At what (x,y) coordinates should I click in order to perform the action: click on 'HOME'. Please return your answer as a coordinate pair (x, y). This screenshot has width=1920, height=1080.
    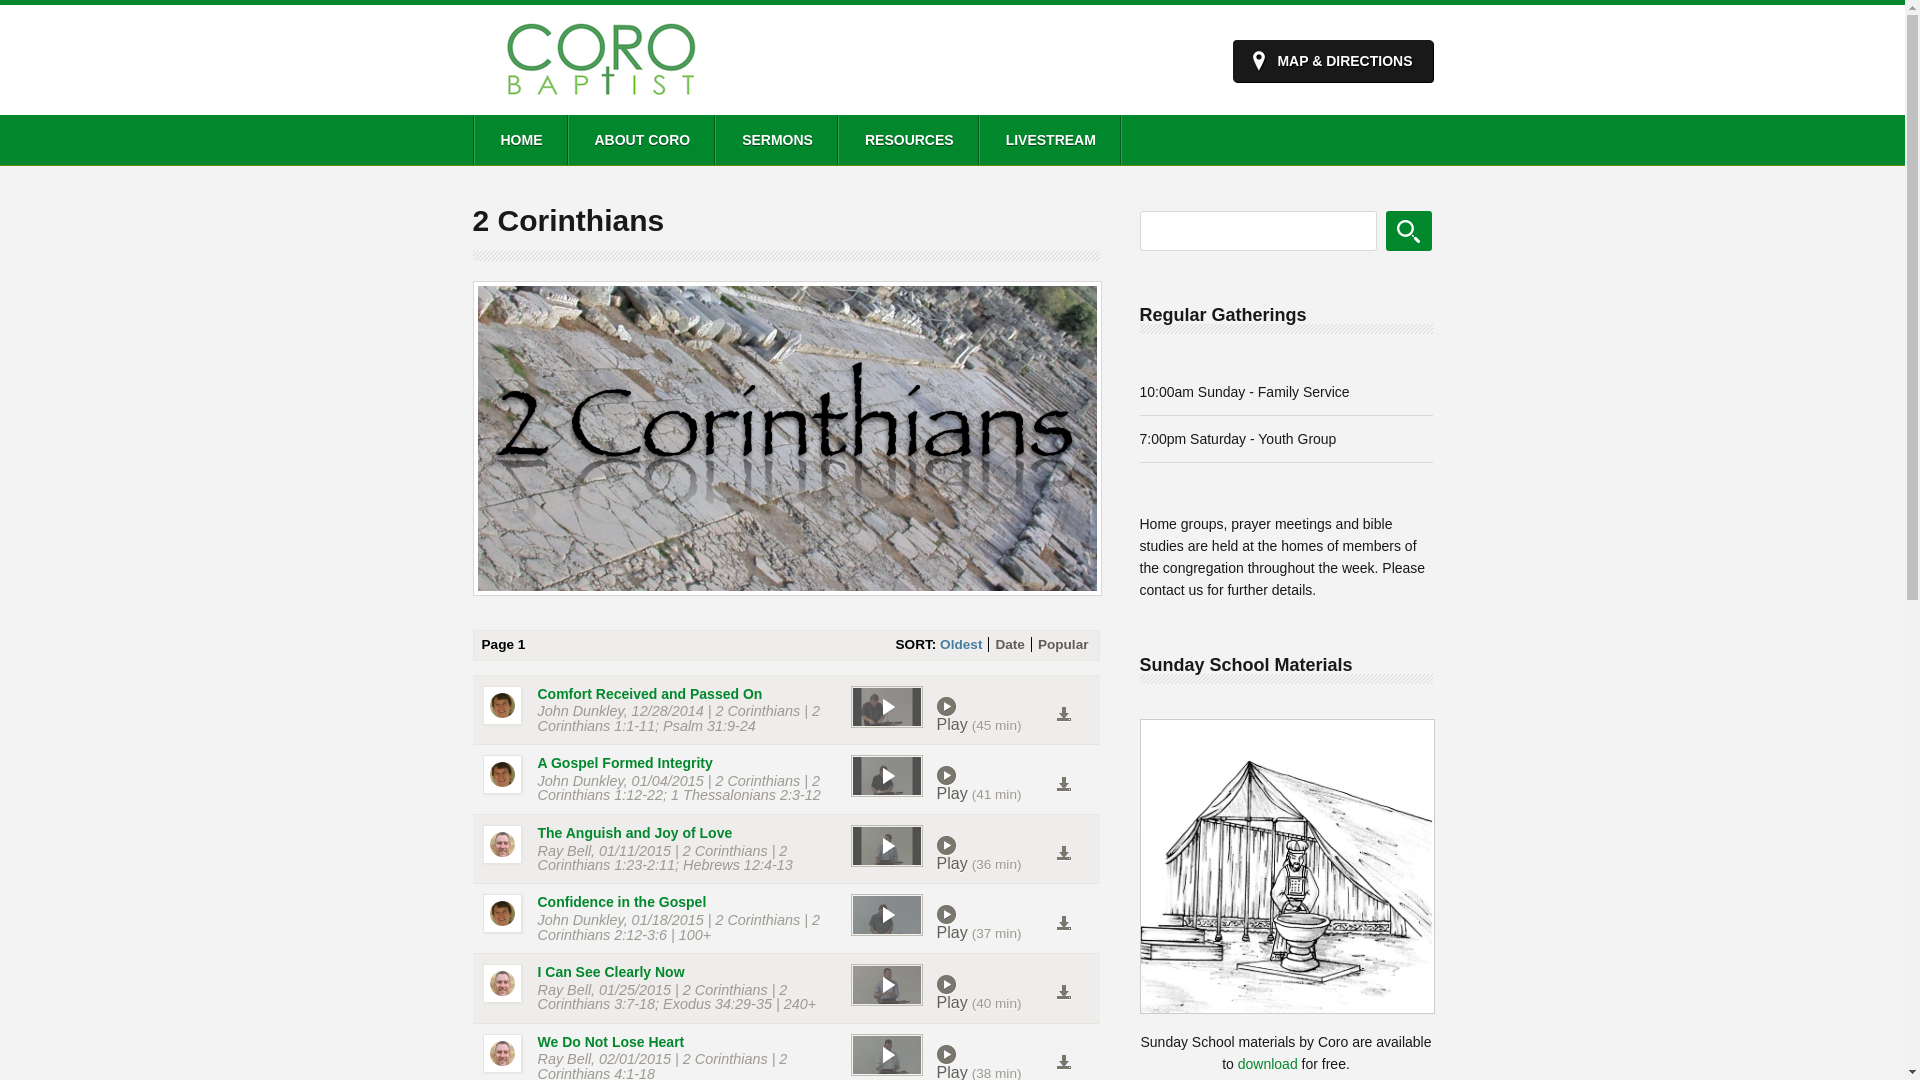
    Looking at the image, I should click on (519, 138).